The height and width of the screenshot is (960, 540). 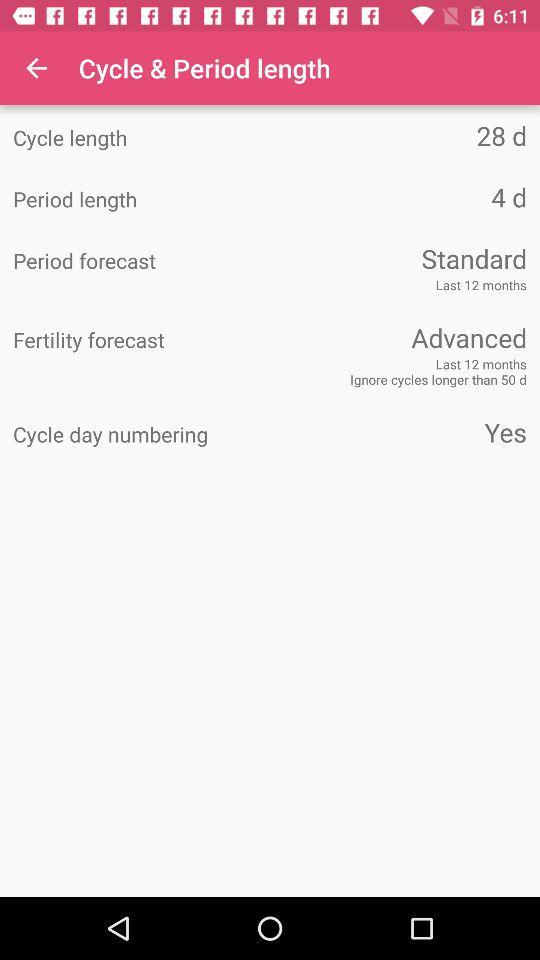 What do you see at coordinates (140, 434) in the screenshot?
I see `item next to yes item` at bounding box center [140, 434].